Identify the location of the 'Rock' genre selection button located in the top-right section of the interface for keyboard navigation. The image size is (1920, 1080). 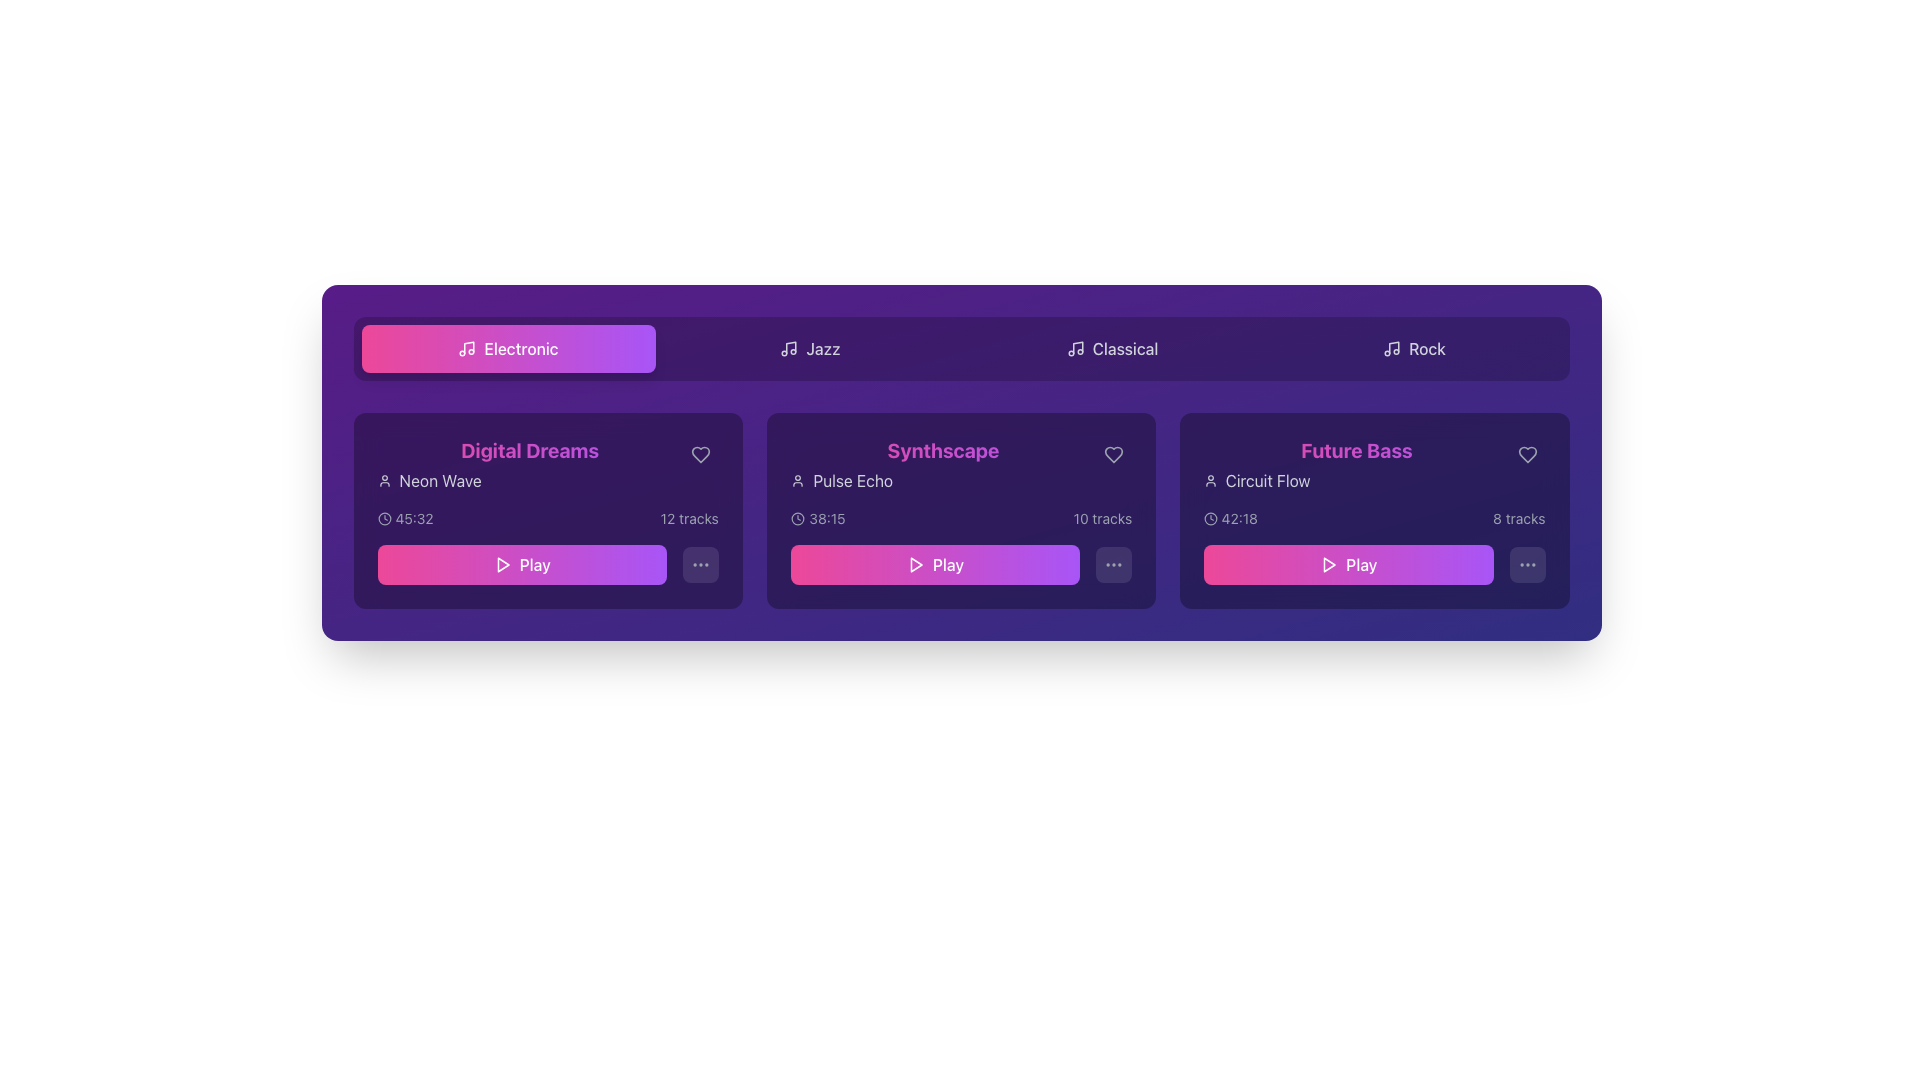
(1413, 347).